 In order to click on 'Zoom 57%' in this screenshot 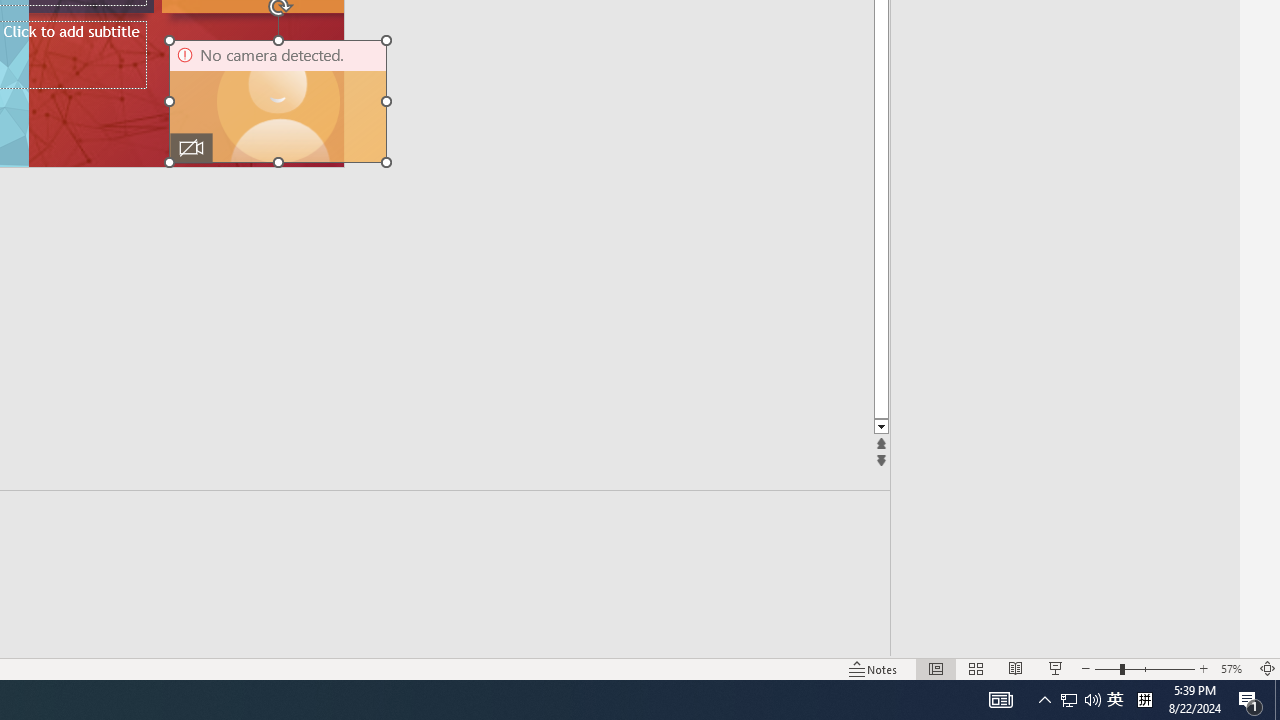, I will do `click(1233, 669)`.